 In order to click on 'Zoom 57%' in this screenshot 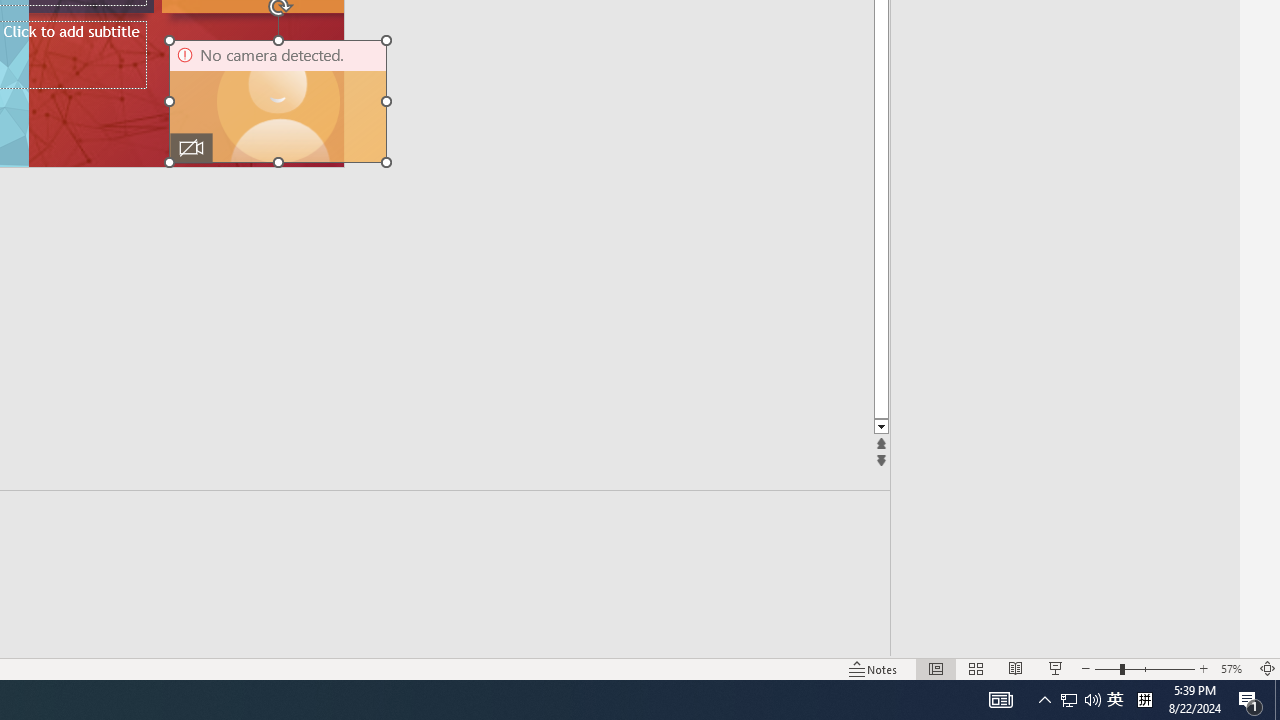, I will do `click(1233, 669)`.